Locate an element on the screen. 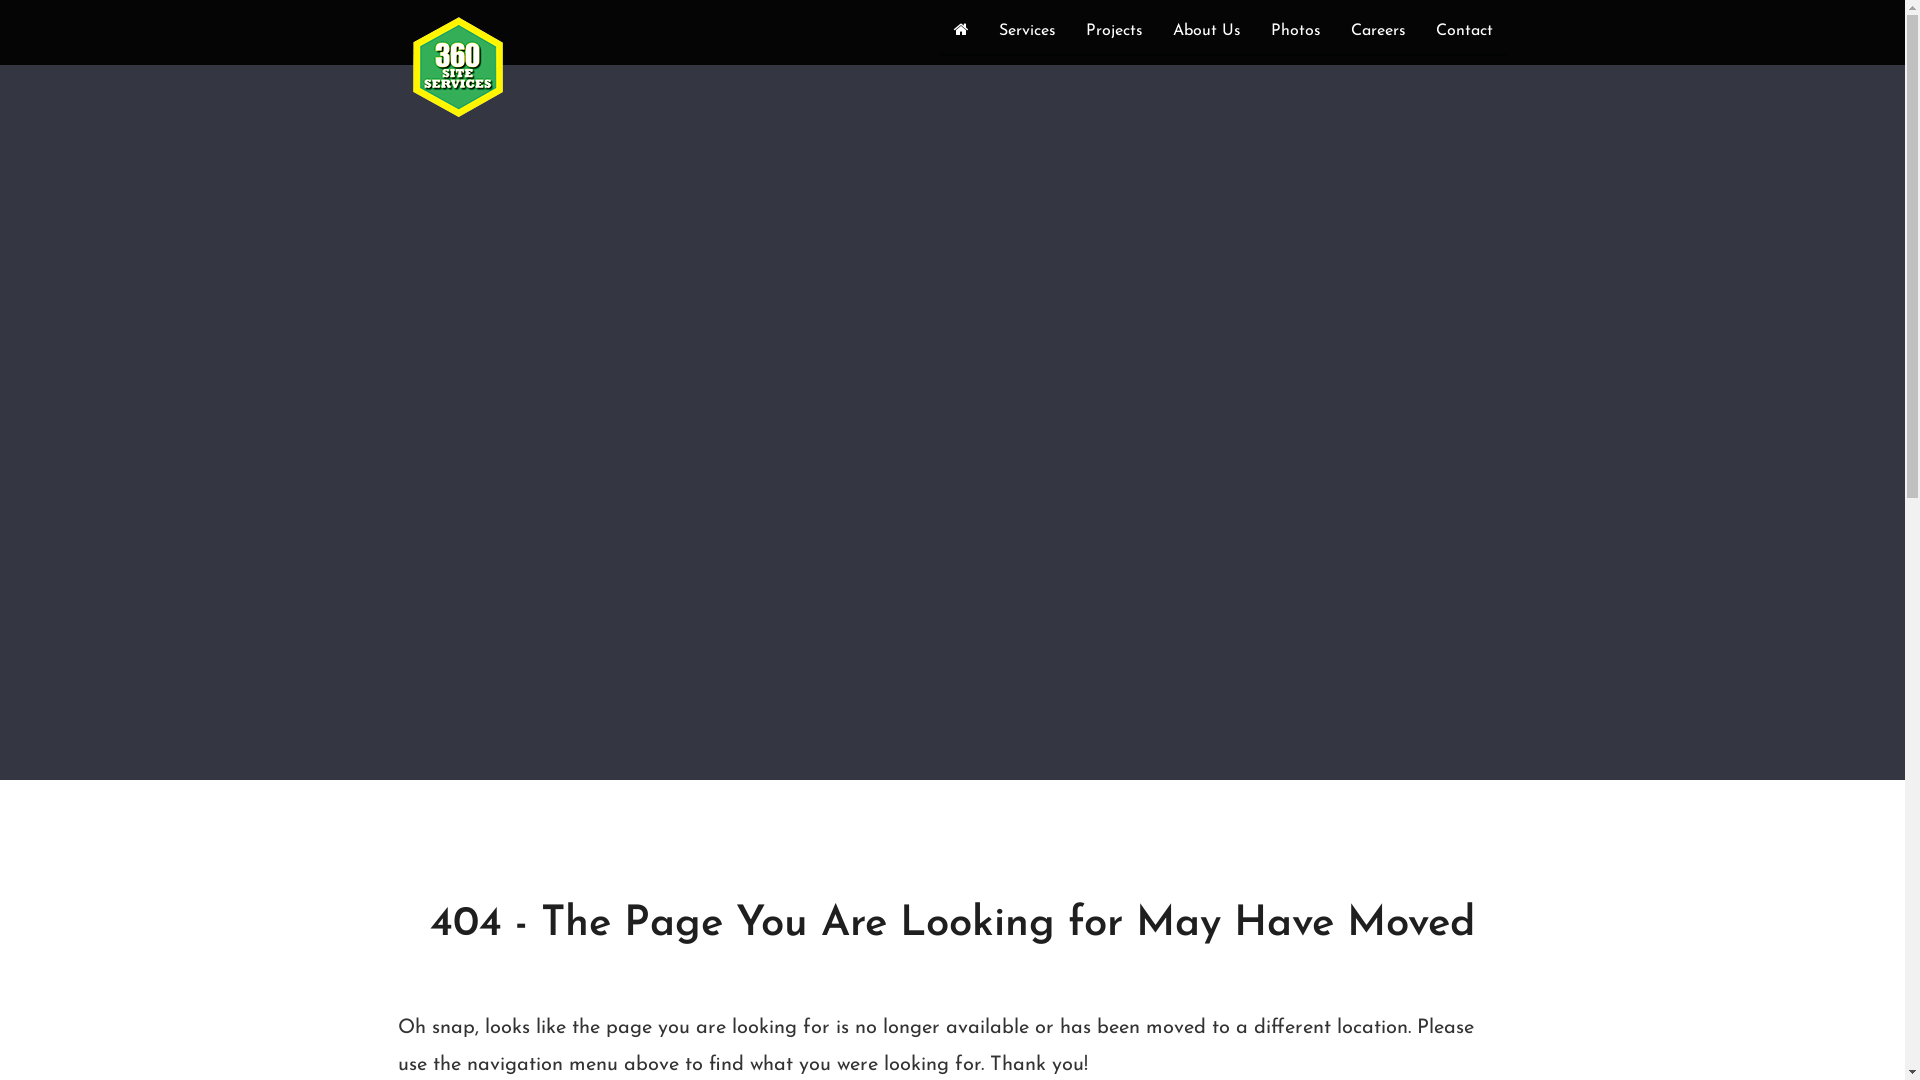  'Photos' is located at coordinates (1296, 33).